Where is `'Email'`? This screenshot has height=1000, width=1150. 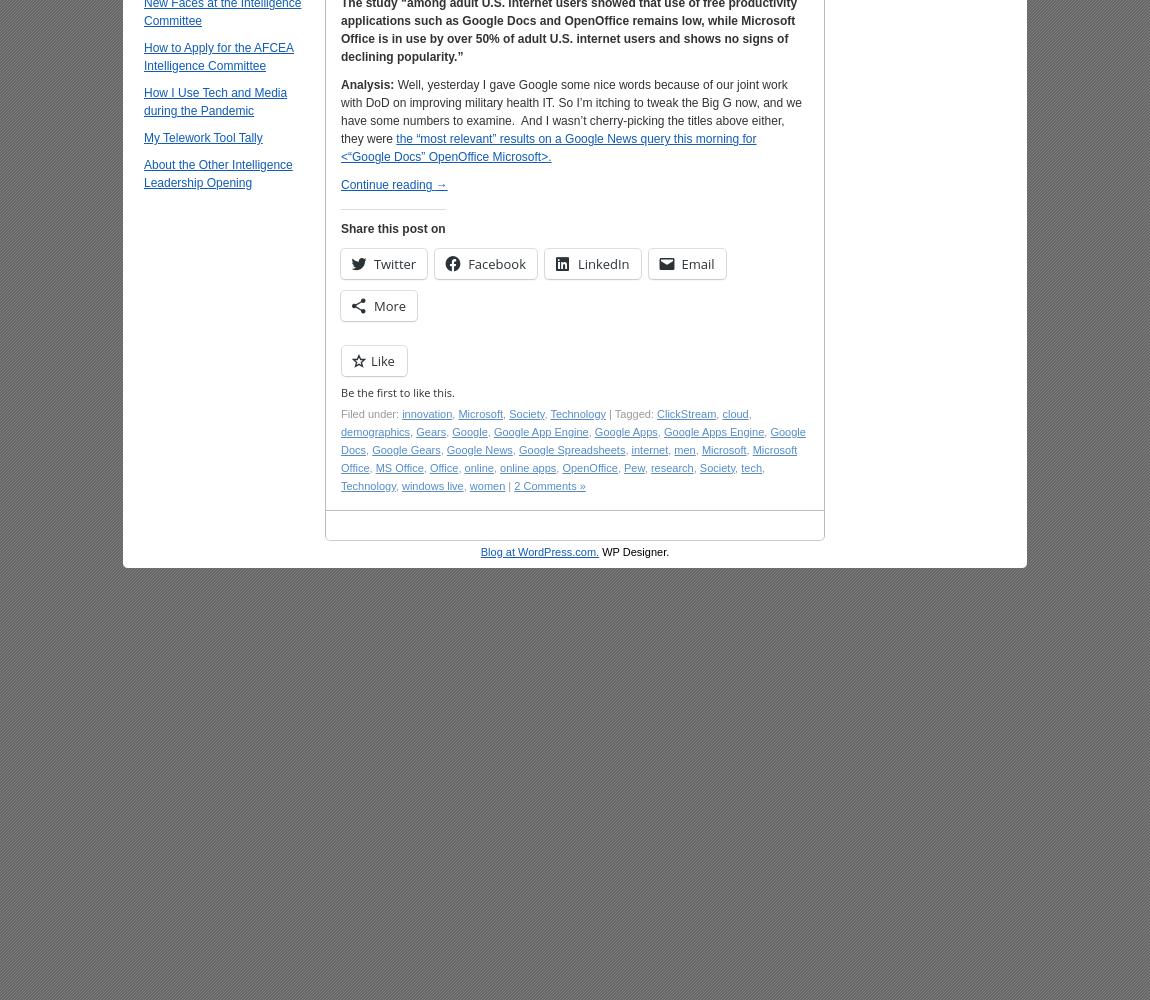 'Email' is located at coordinates (696, 263).